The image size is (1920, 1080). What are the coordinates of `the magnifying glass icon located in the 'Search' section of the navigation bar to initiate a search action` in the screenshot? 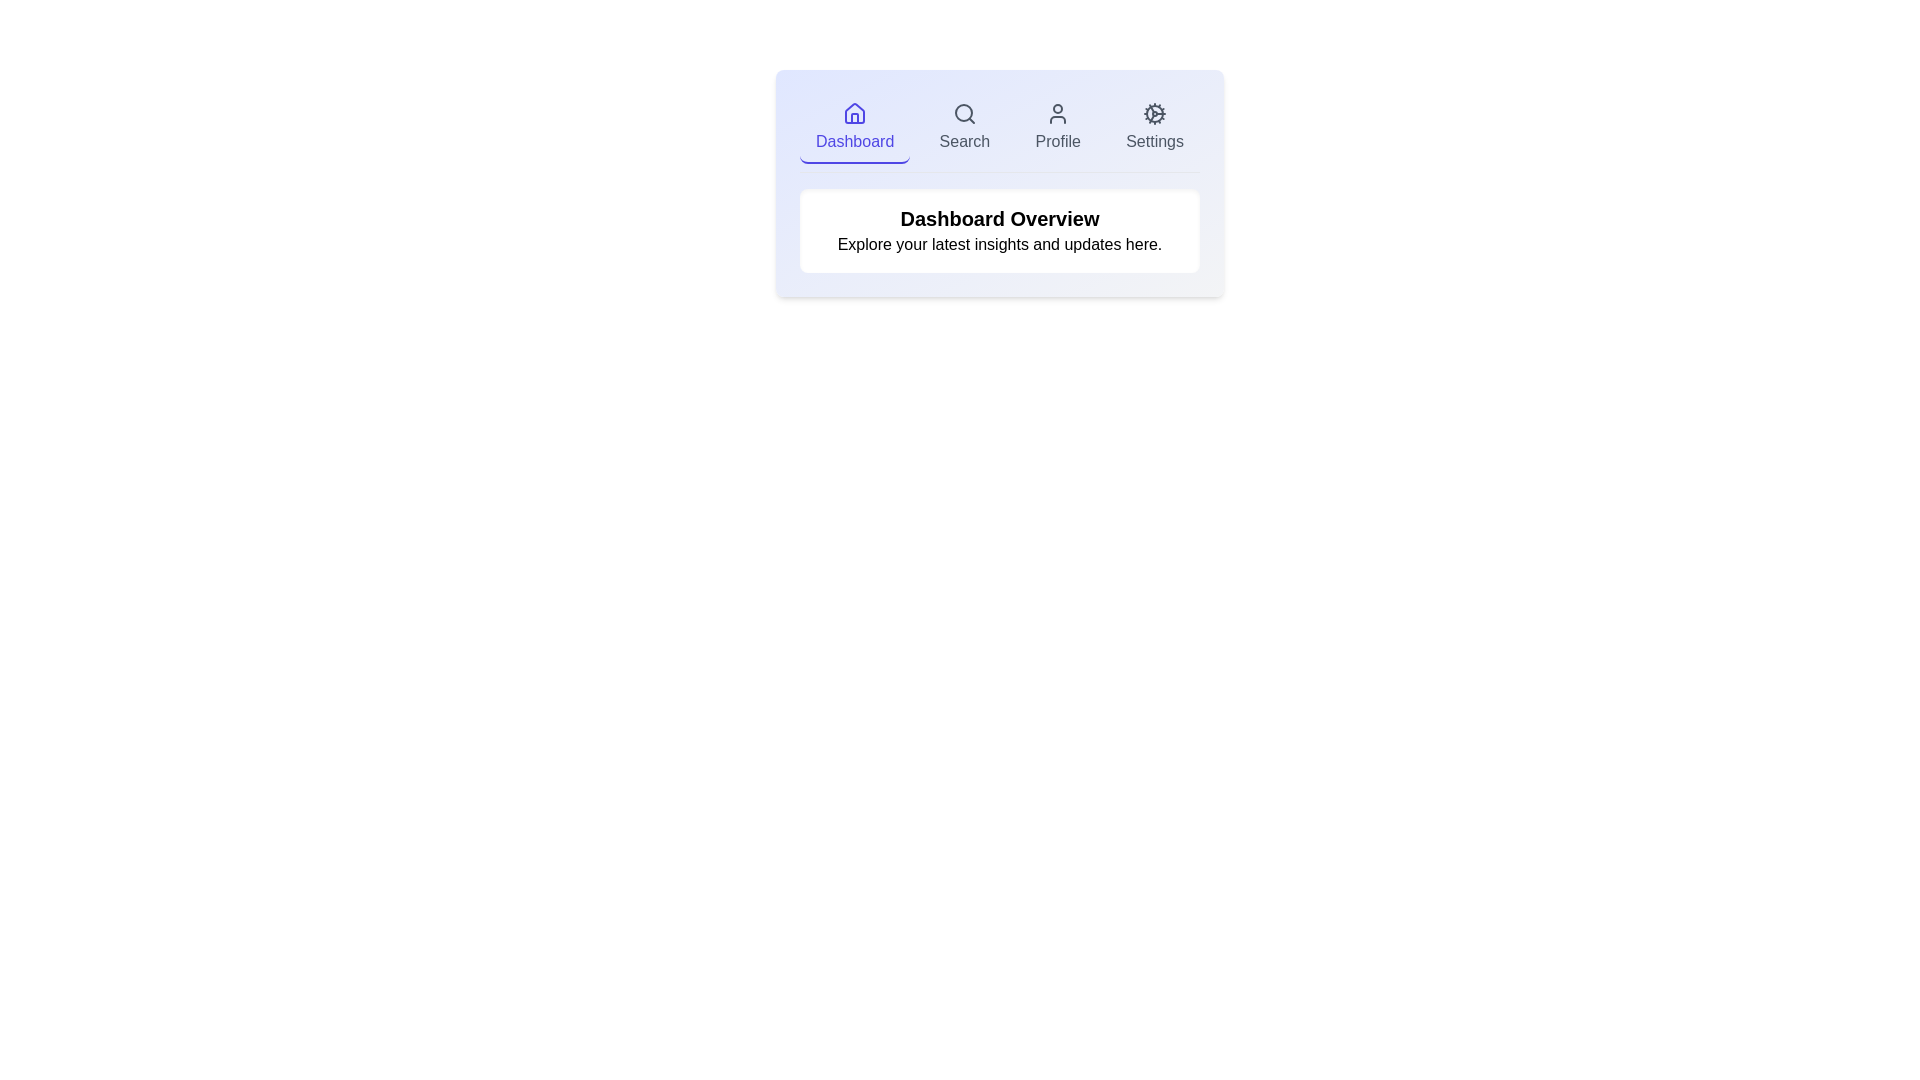 It's located at (964, 114).